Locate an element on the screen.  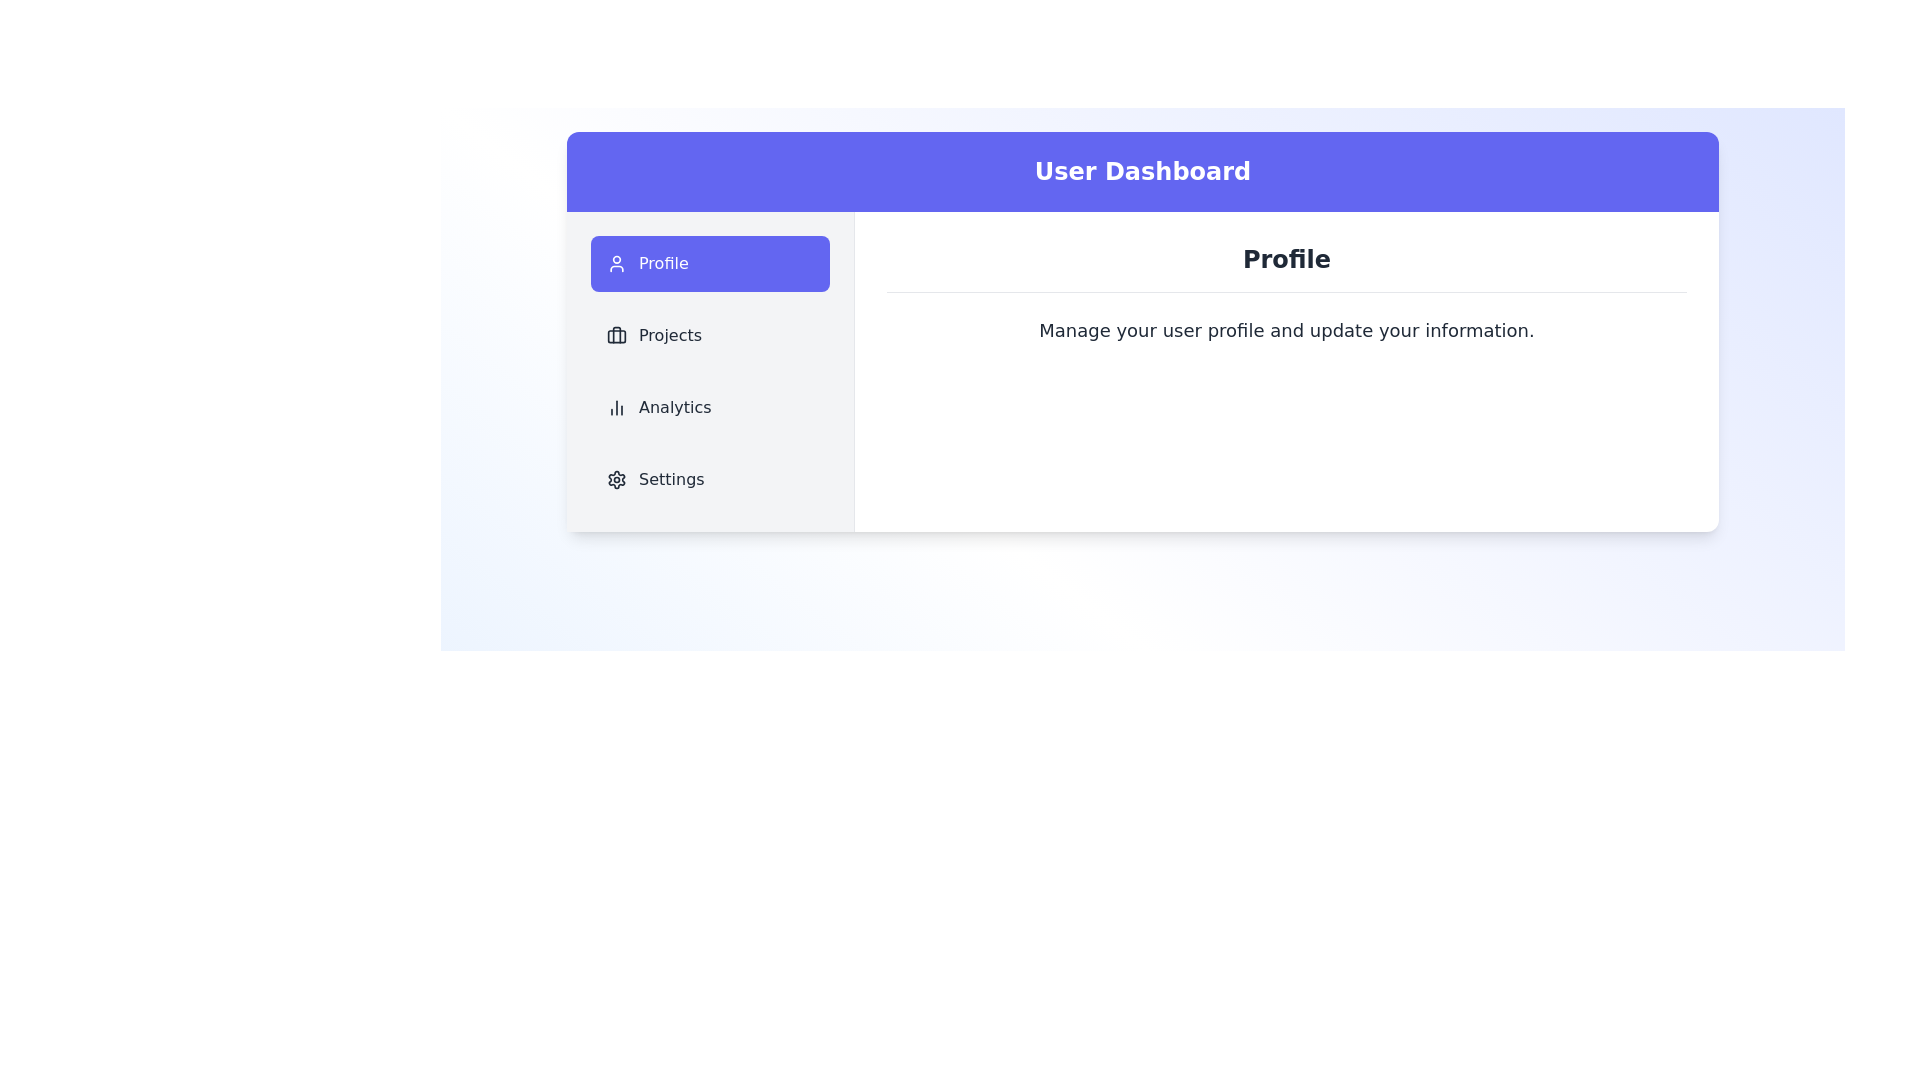
the Analytics tab in the sidebar is located at coordinates (710, 407).